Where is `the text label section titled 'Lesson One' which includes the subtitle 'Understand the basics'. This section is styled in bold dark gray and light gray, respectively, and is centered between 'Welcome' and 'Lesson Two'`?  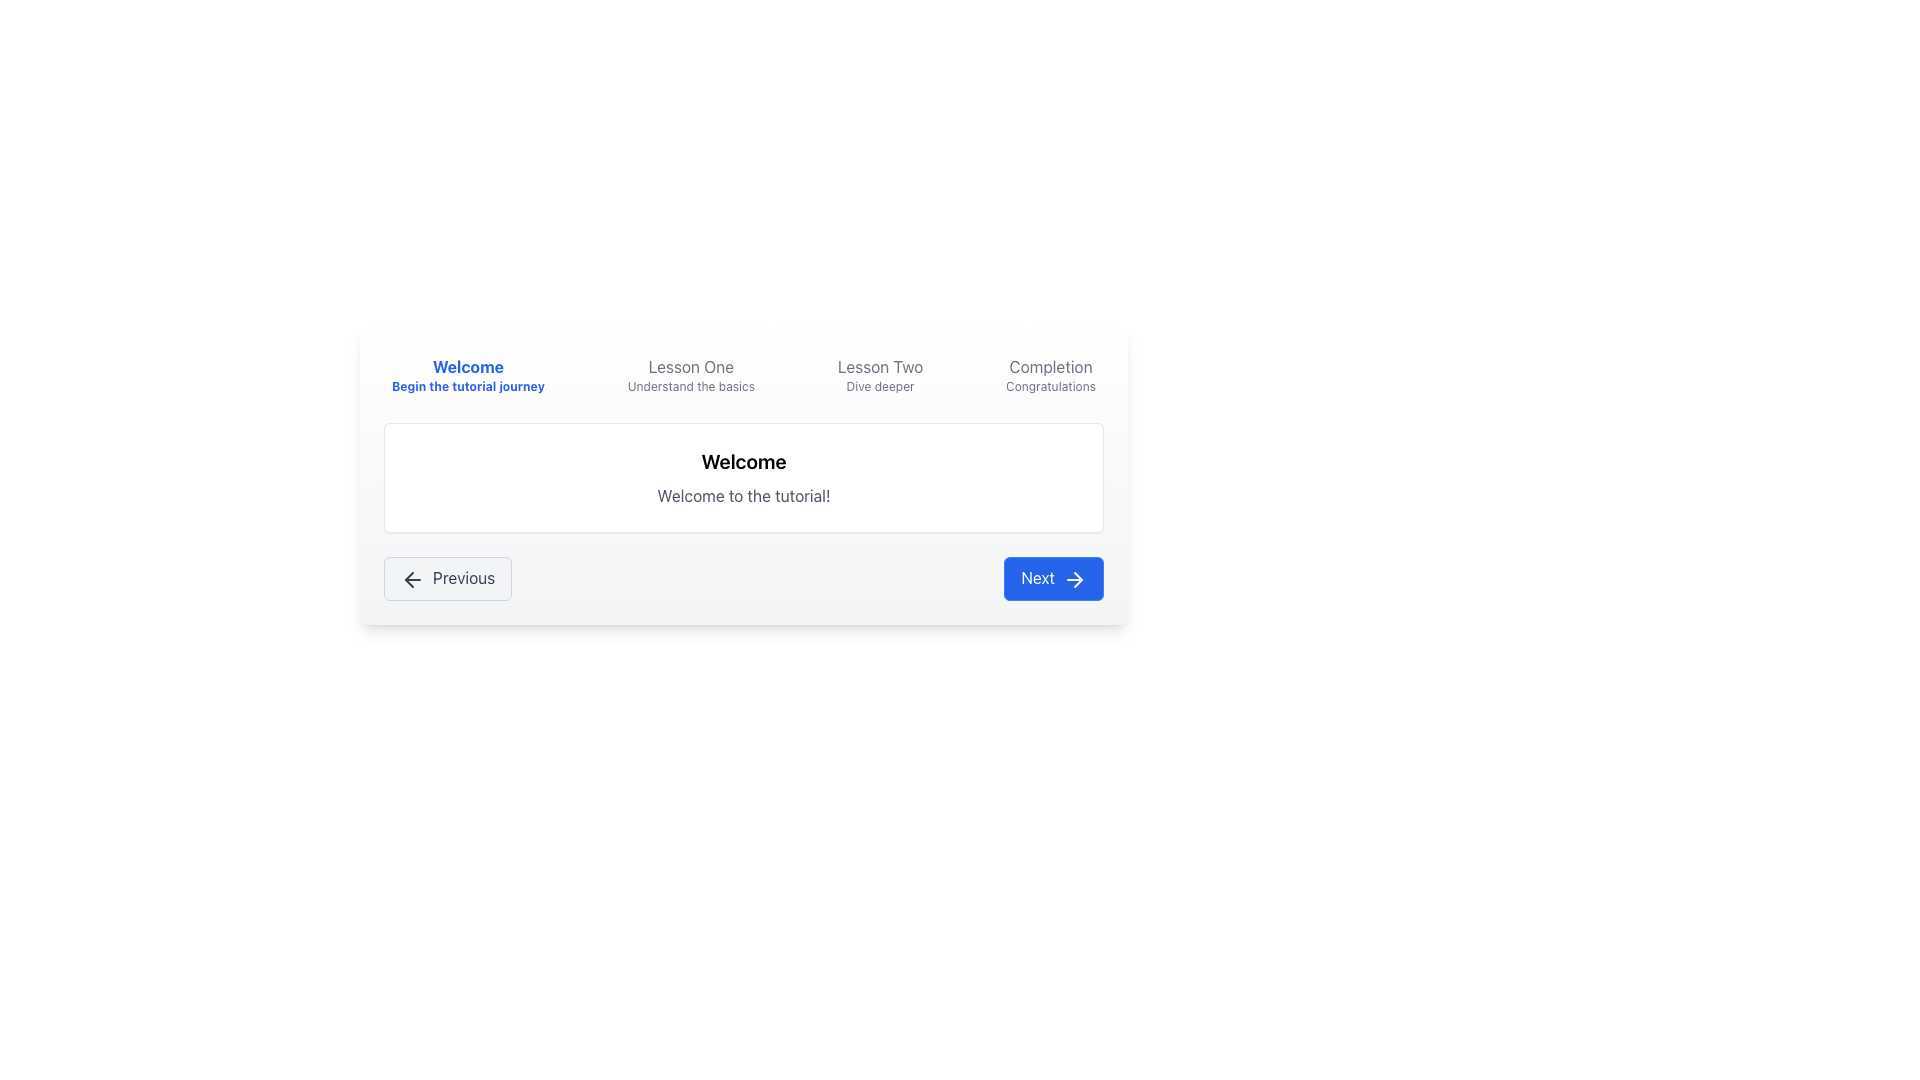
the text label section titled 'Lesson One' which includes the subtitle 'Understand the basics'. This section is styled in bold dark gray and light gray, respectively, and is centered between 'Welcome' and 'Lesson Two' is located at coordinates (743, 374).